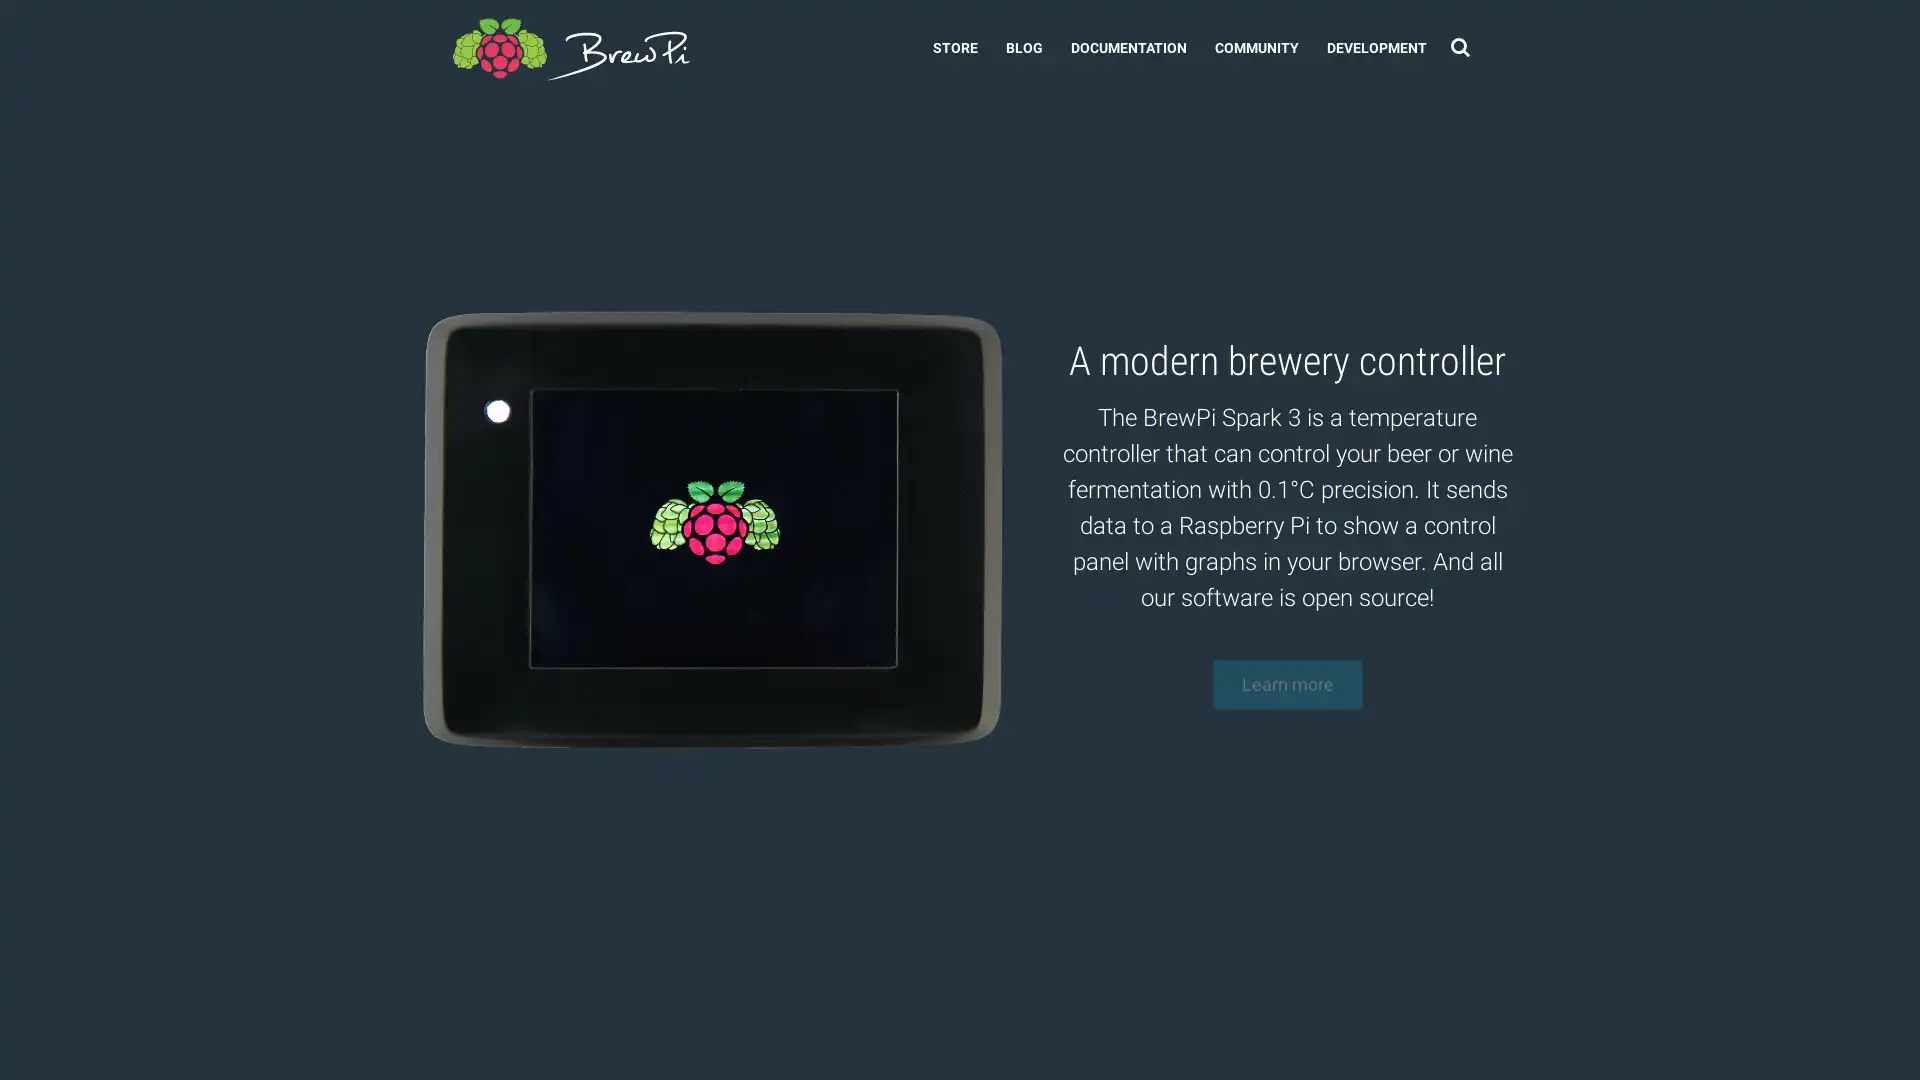 The width and height of the screenshot is (1920, 1080). Describe the element at coordinates (1286, 689) in the screenshot. I see `Learn more` at that location.